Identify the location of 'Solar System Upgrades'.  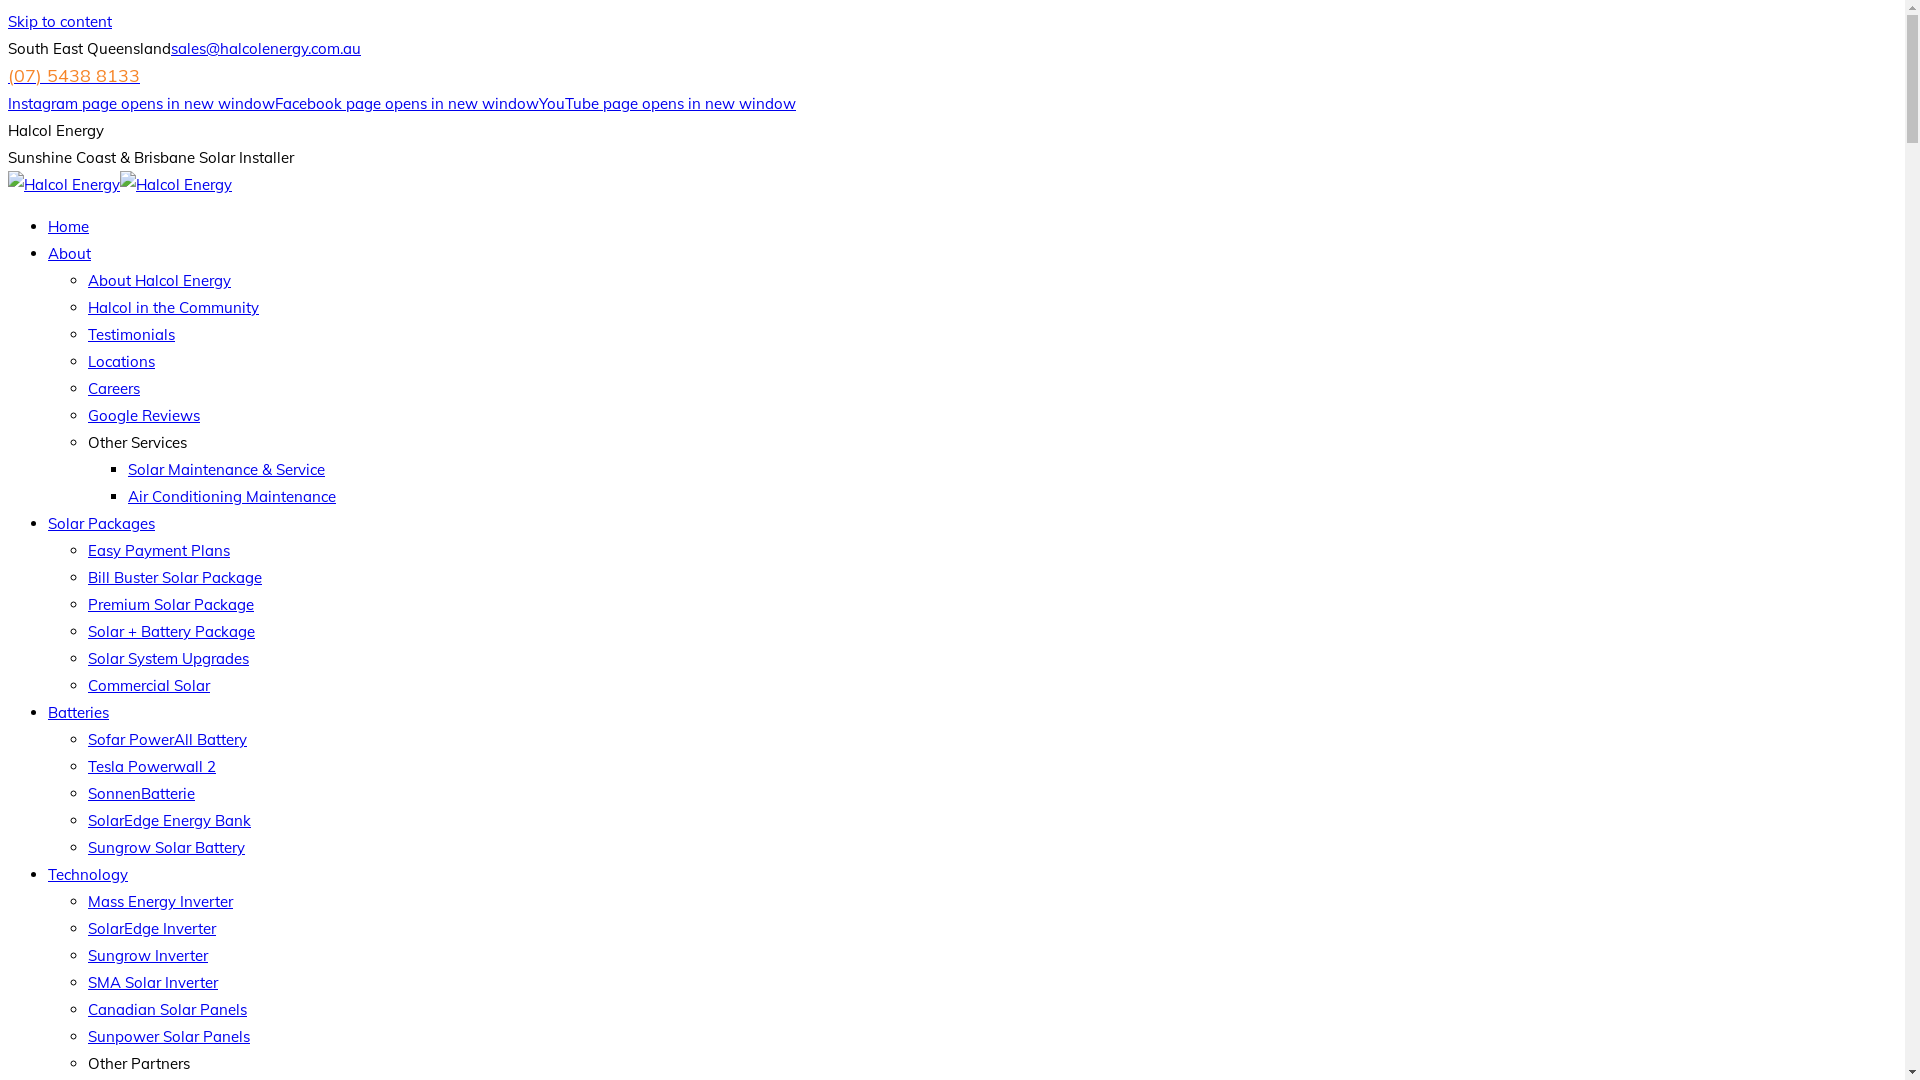
(86, 658).